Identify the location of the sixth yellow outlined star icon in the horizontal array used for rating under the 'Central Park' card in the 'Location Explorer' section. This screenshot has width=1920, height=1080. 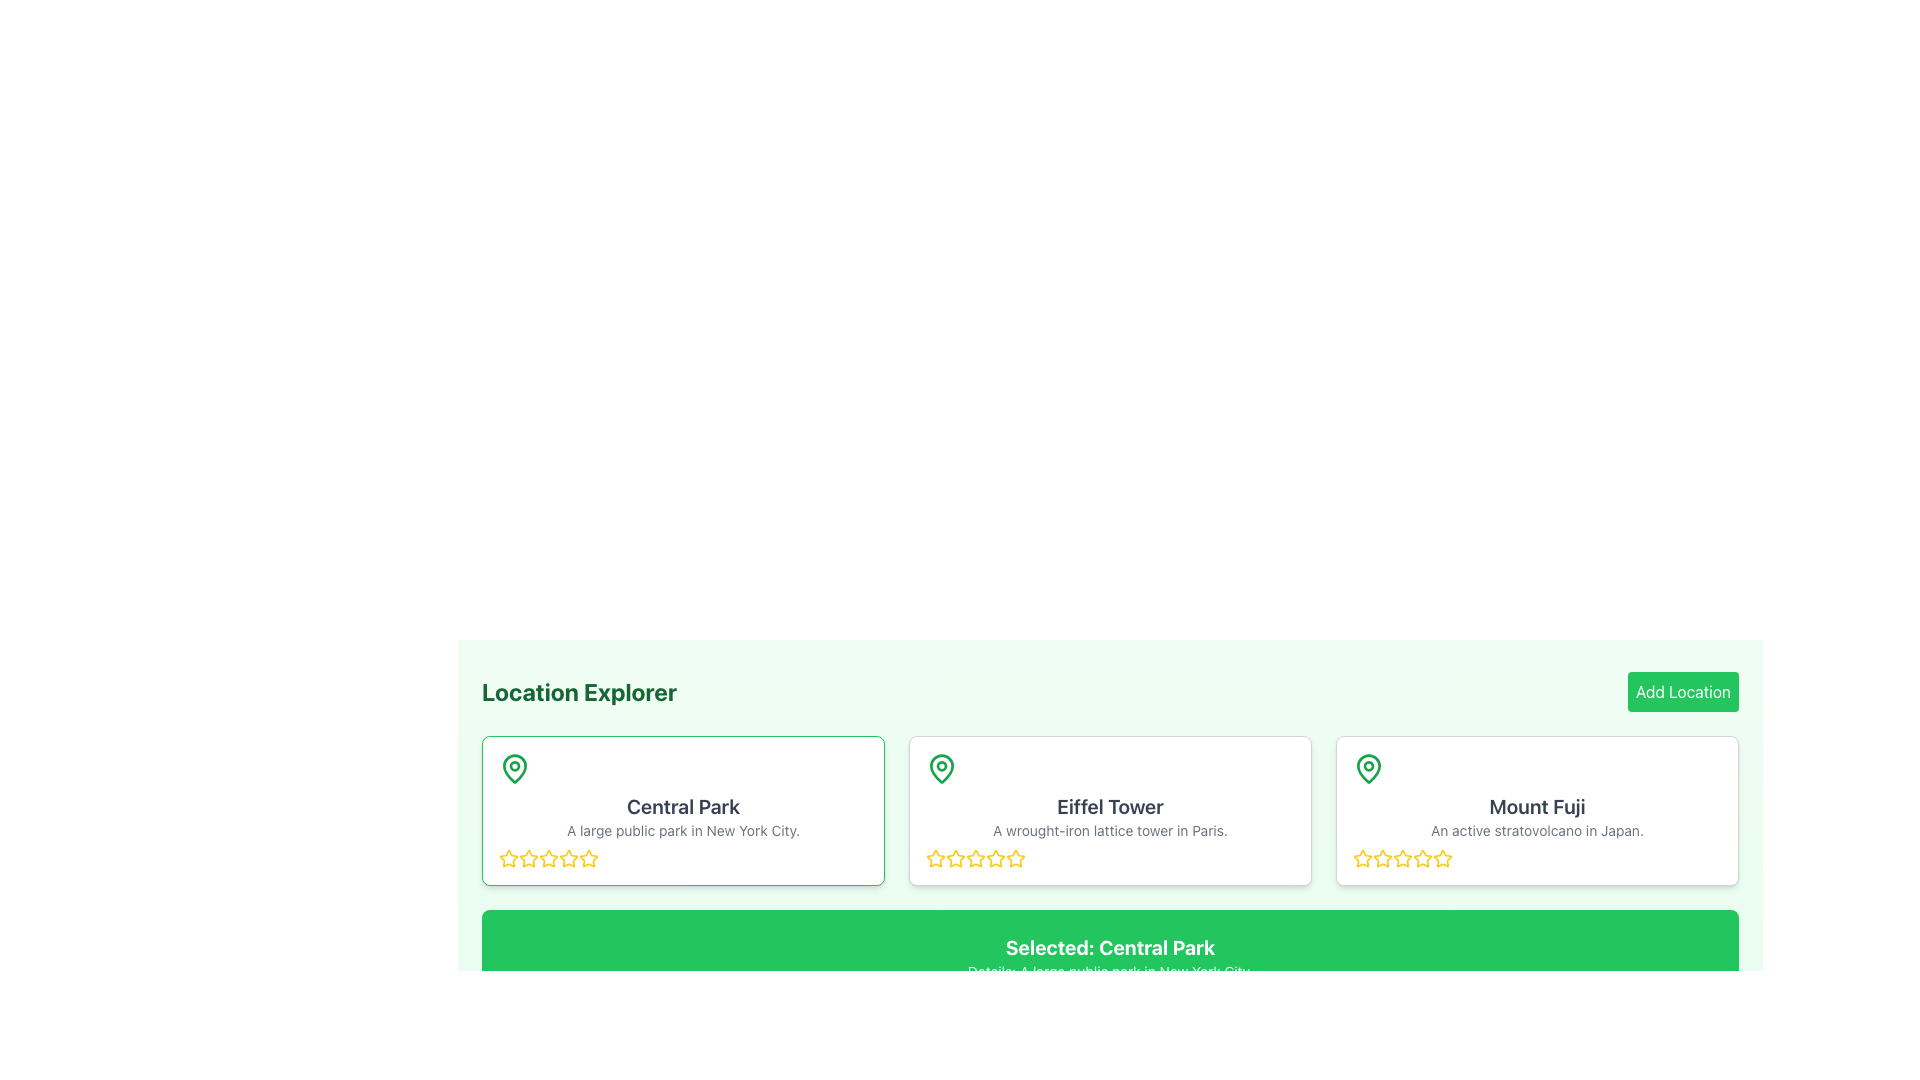
(588, 858).